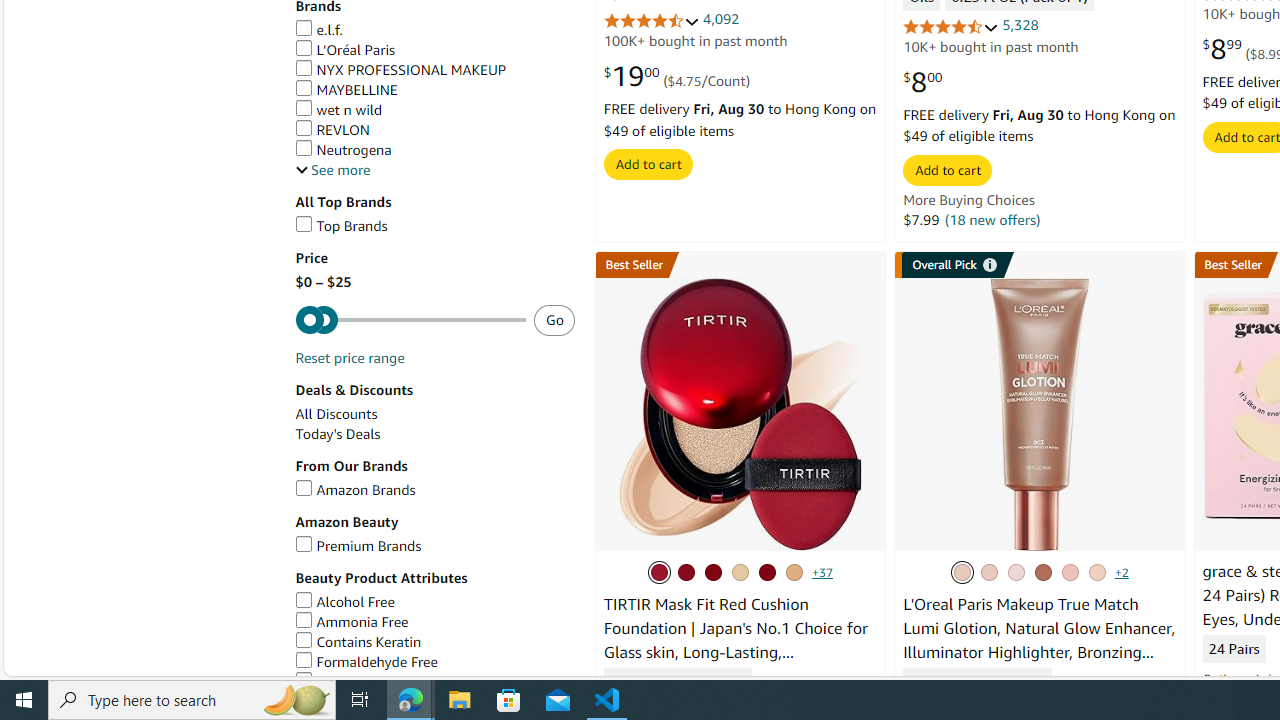  What do you see at coordinates (337, 433) in the screenshot?
I see `'Today'` at bounding box center [337, 433].